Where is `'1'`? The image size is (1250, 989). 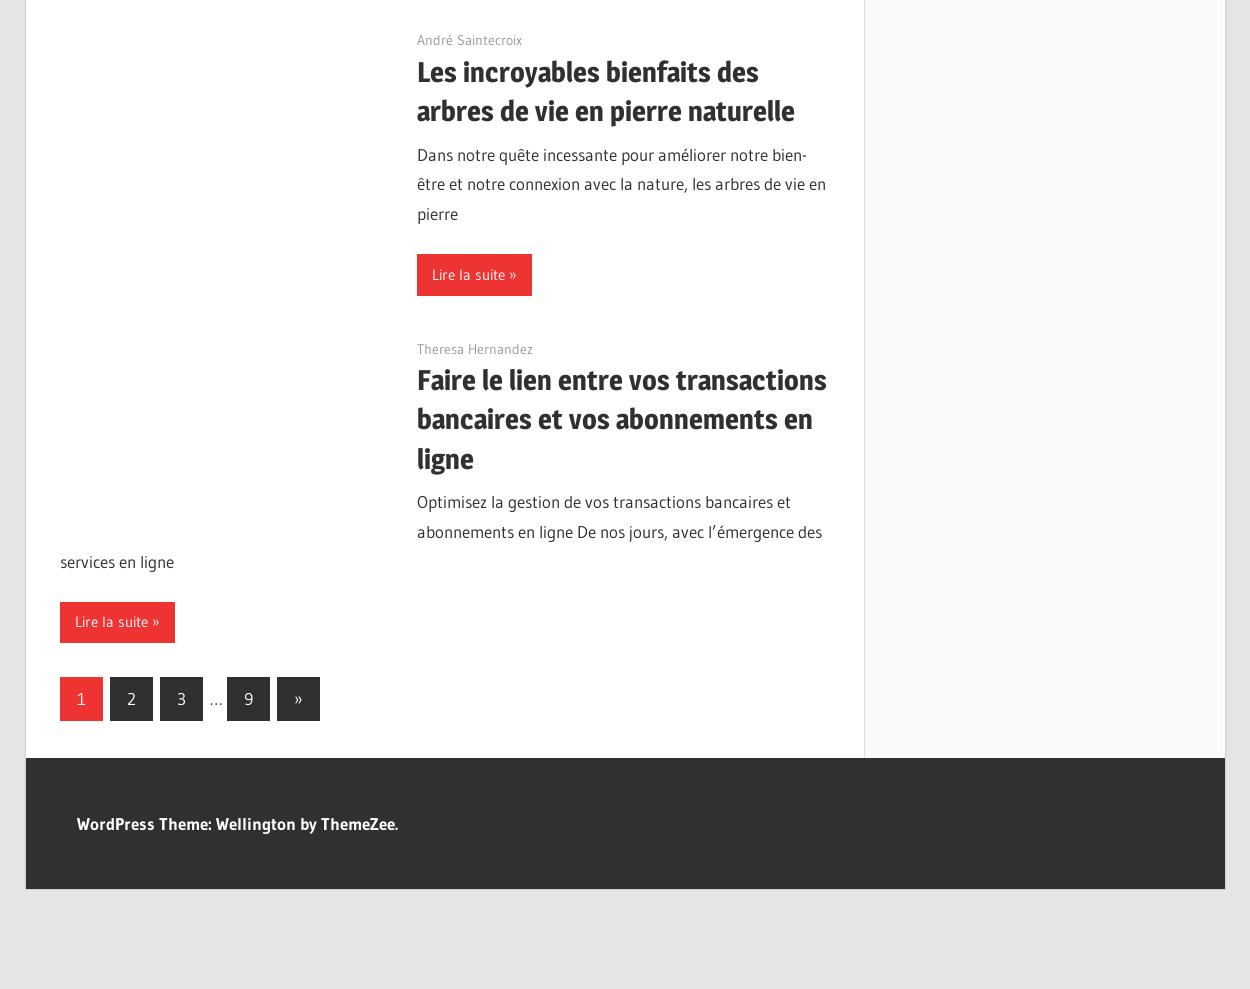 '1' is located at coordinates (79, 697).